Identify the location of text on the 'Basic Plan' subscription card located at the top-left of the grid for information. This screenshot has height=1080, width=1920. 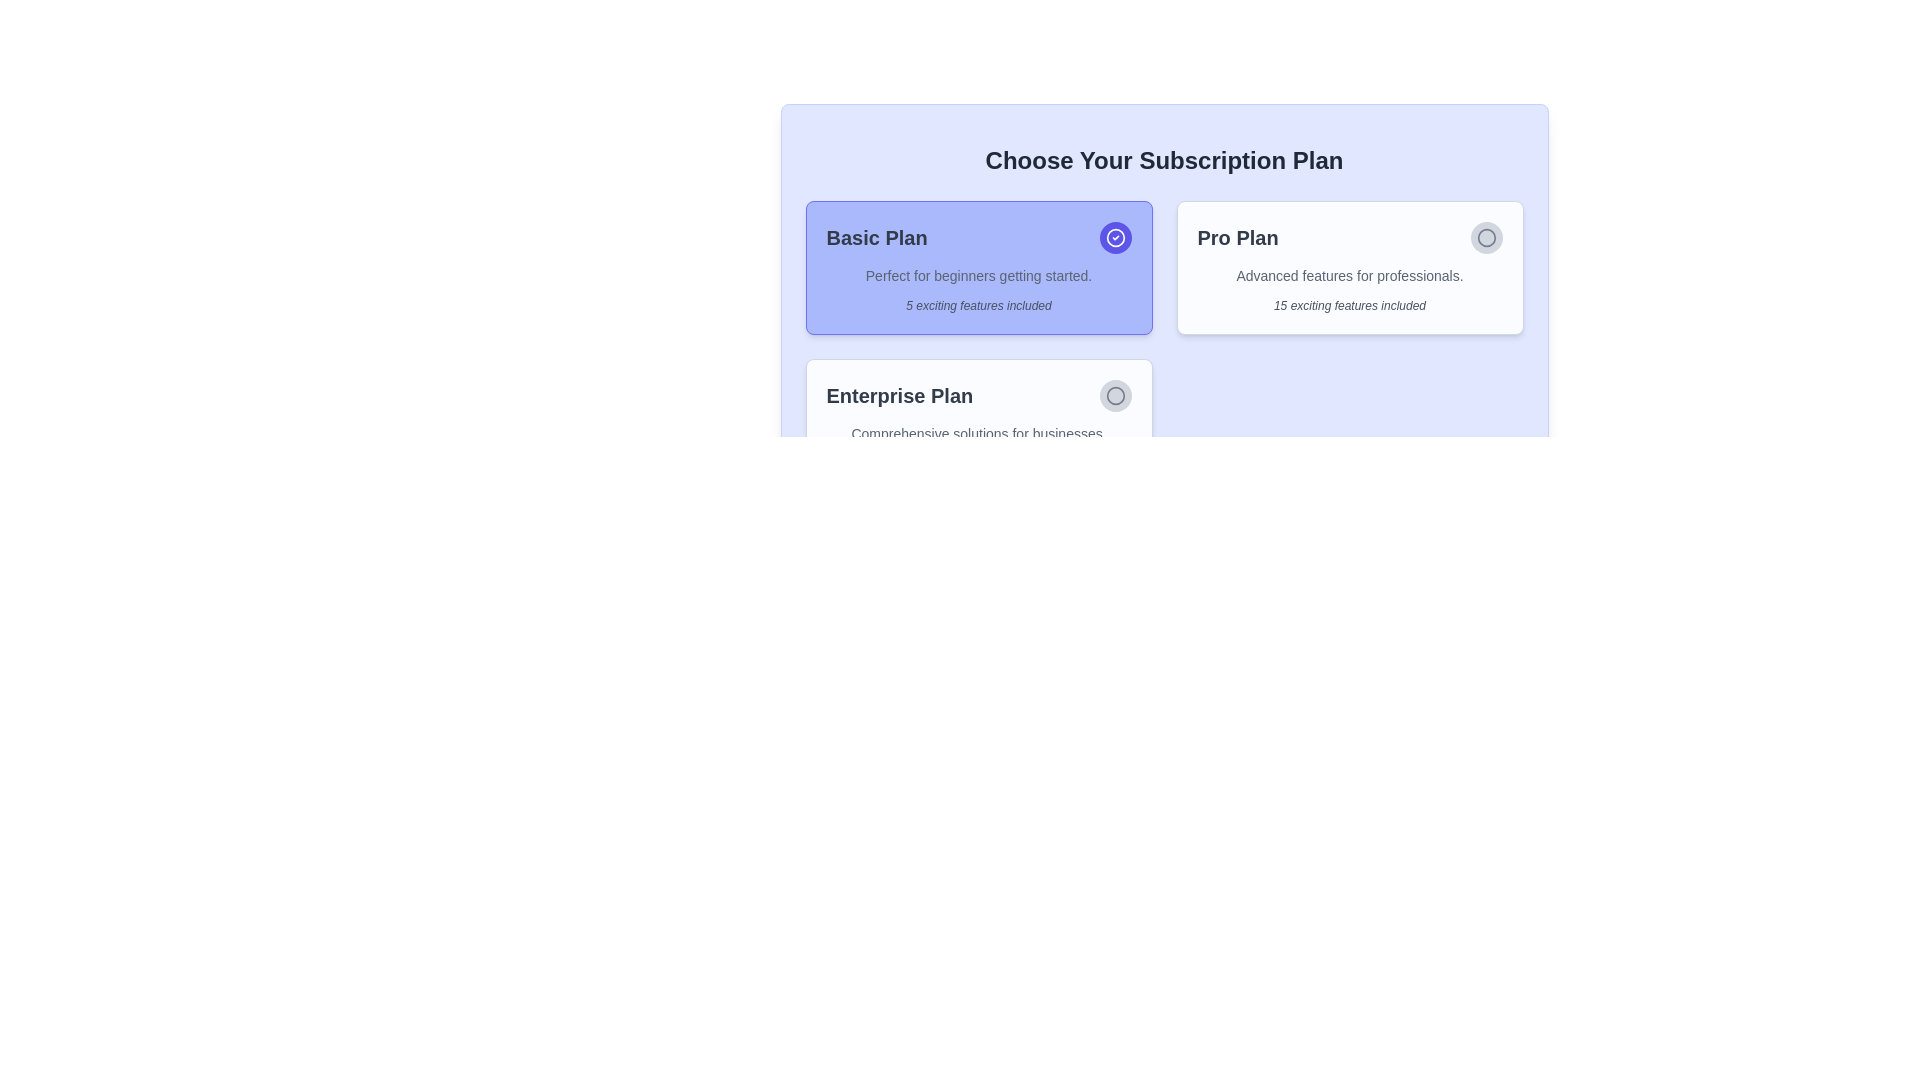
(979, 266).